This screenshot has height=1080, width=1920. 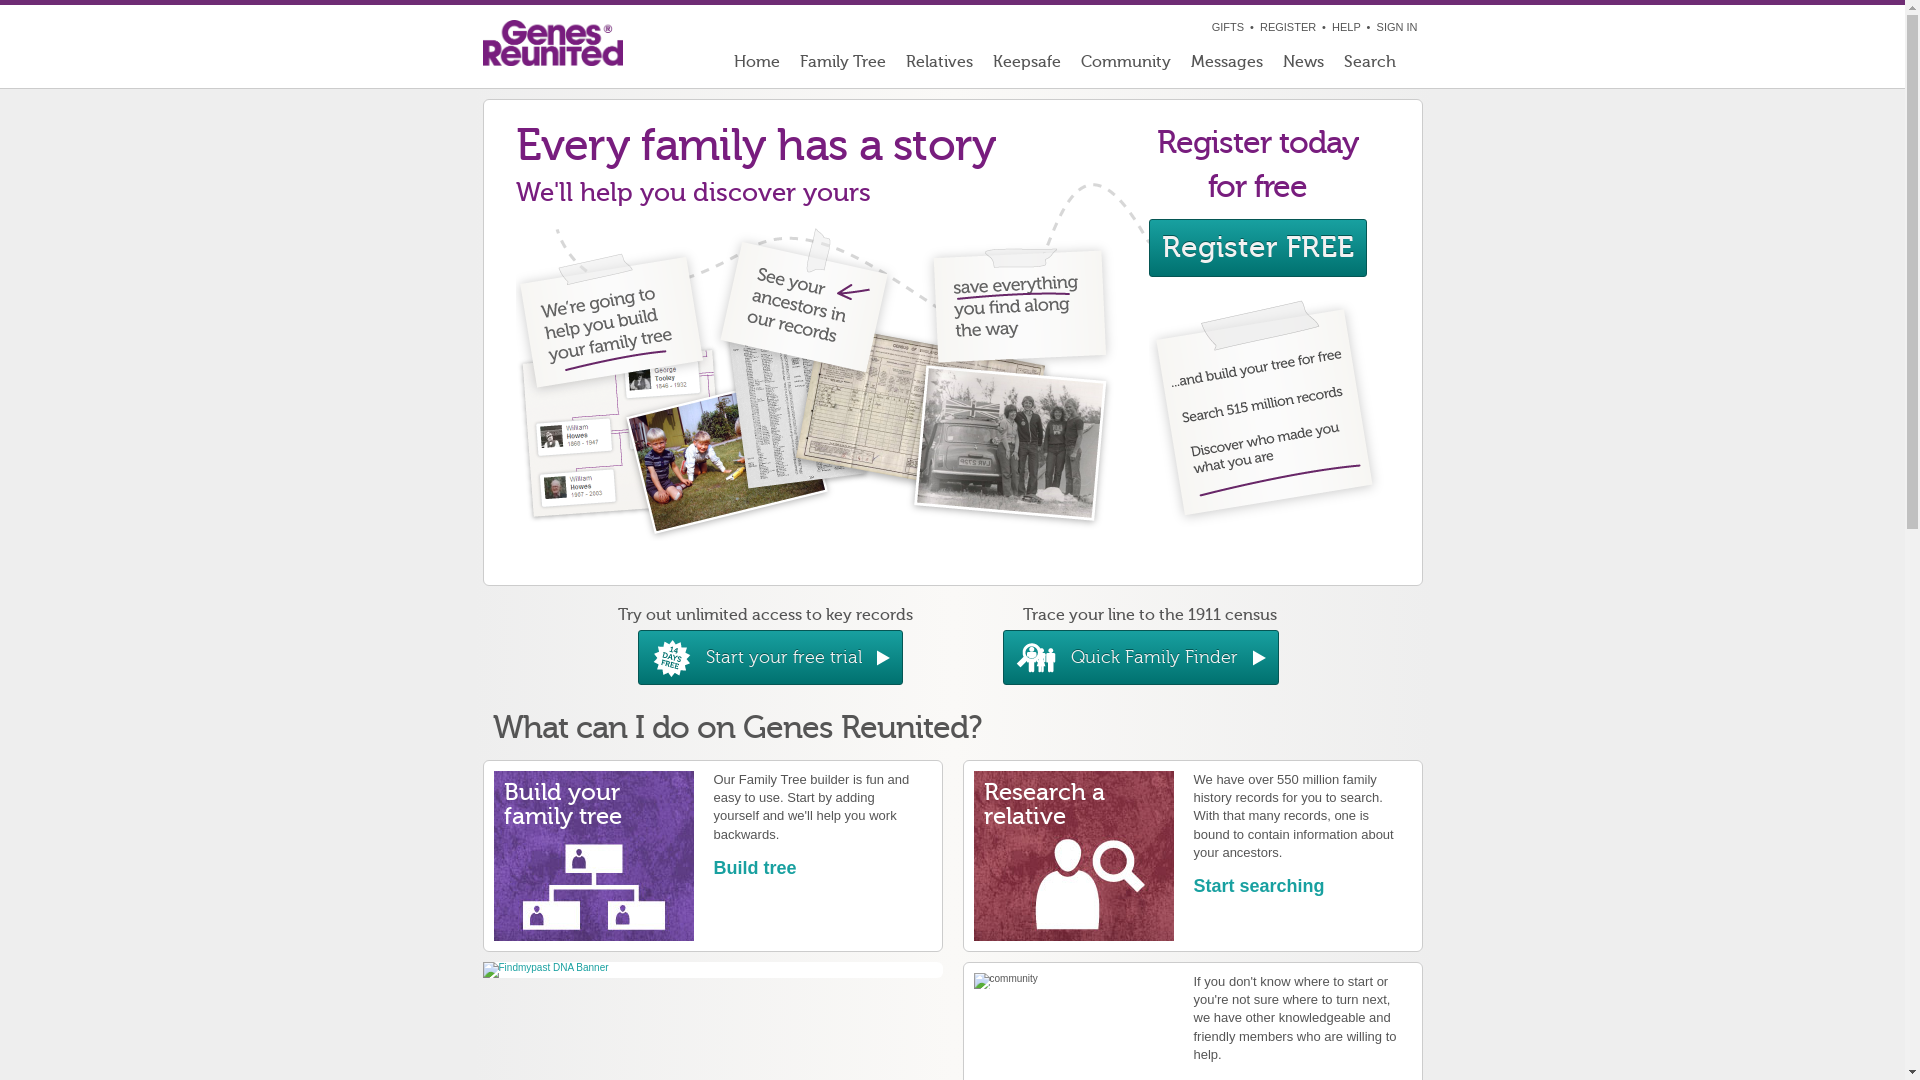 What do you see at coordinates (1396, 27) in the screenshot?
I see `'SIGN IN'` at bounding box center [1396, 27].